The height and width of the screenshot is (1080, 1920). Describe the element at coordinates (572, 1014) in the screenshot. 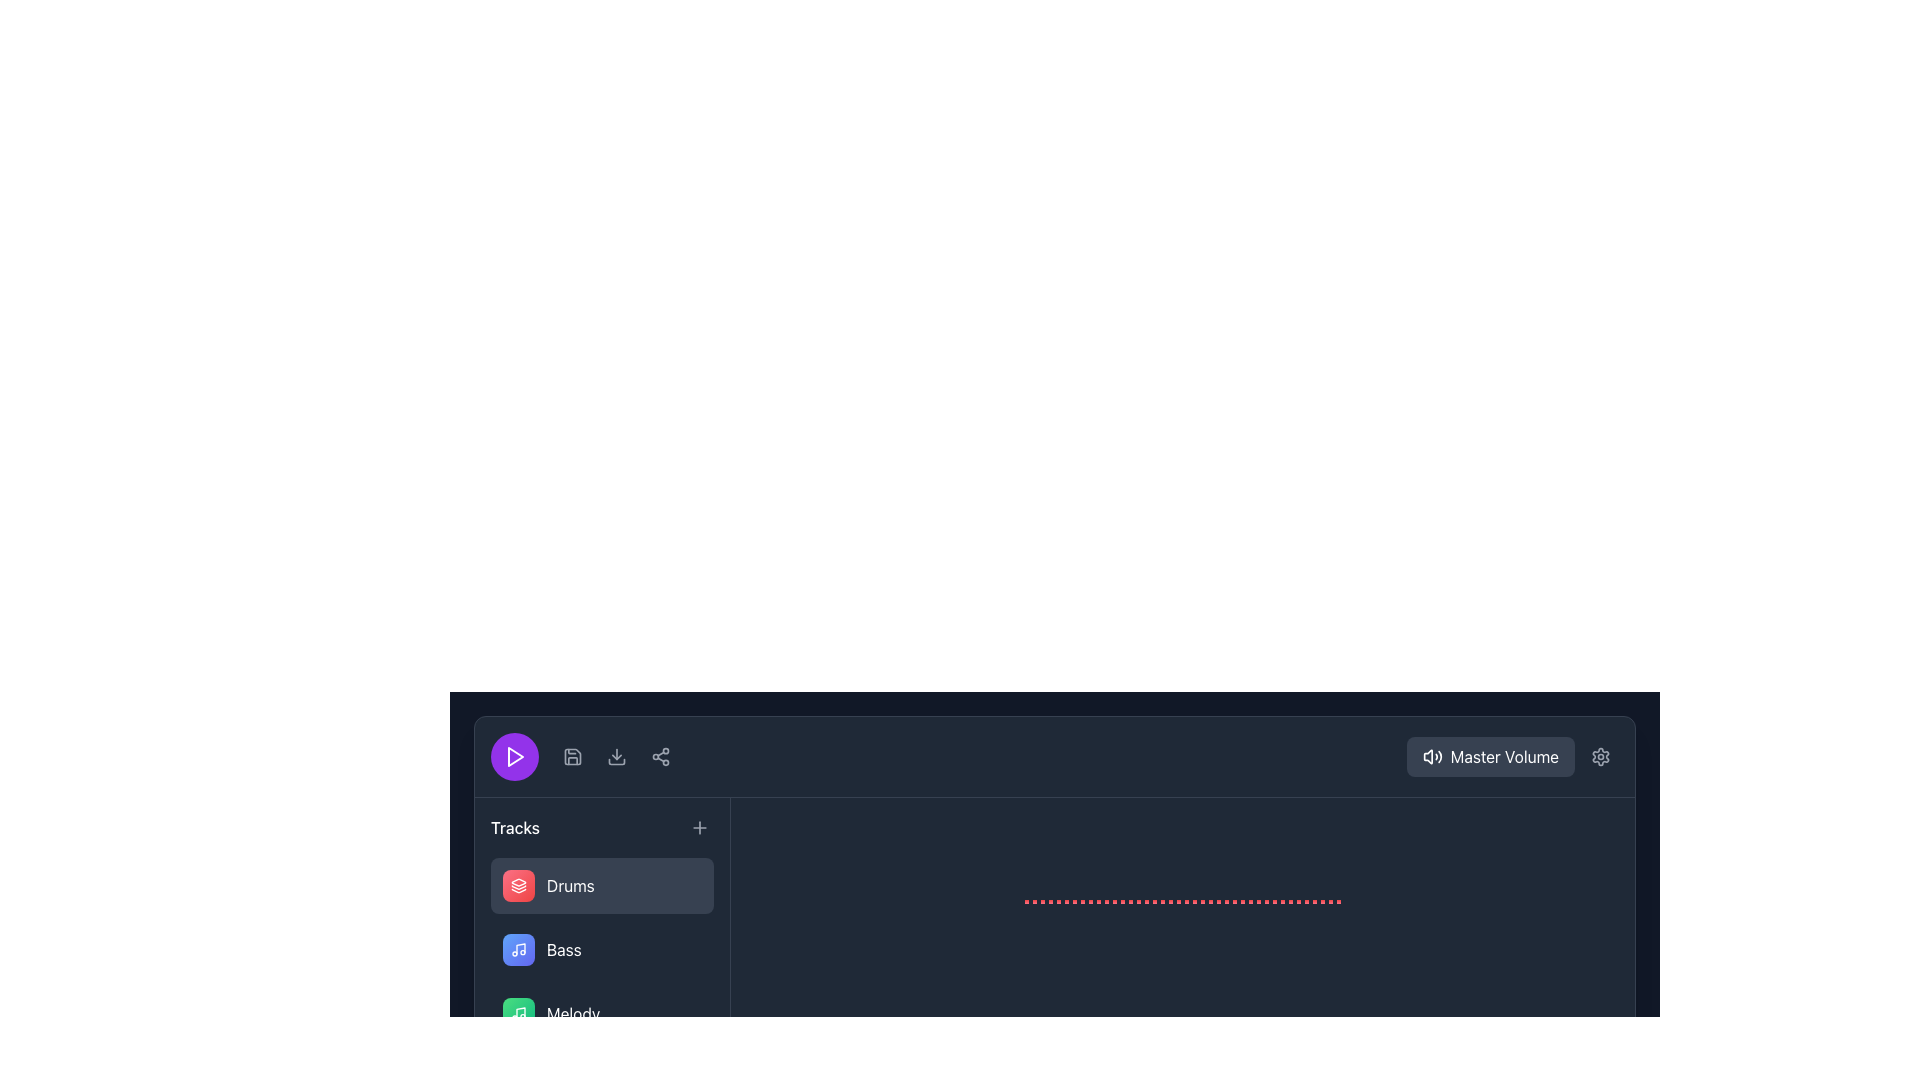

I see `text label displaying 'Melody' which is styled plainly in white against a dark background, positioned under the 'Tracks' section following 'Drums' and 'Bass'` at that location.